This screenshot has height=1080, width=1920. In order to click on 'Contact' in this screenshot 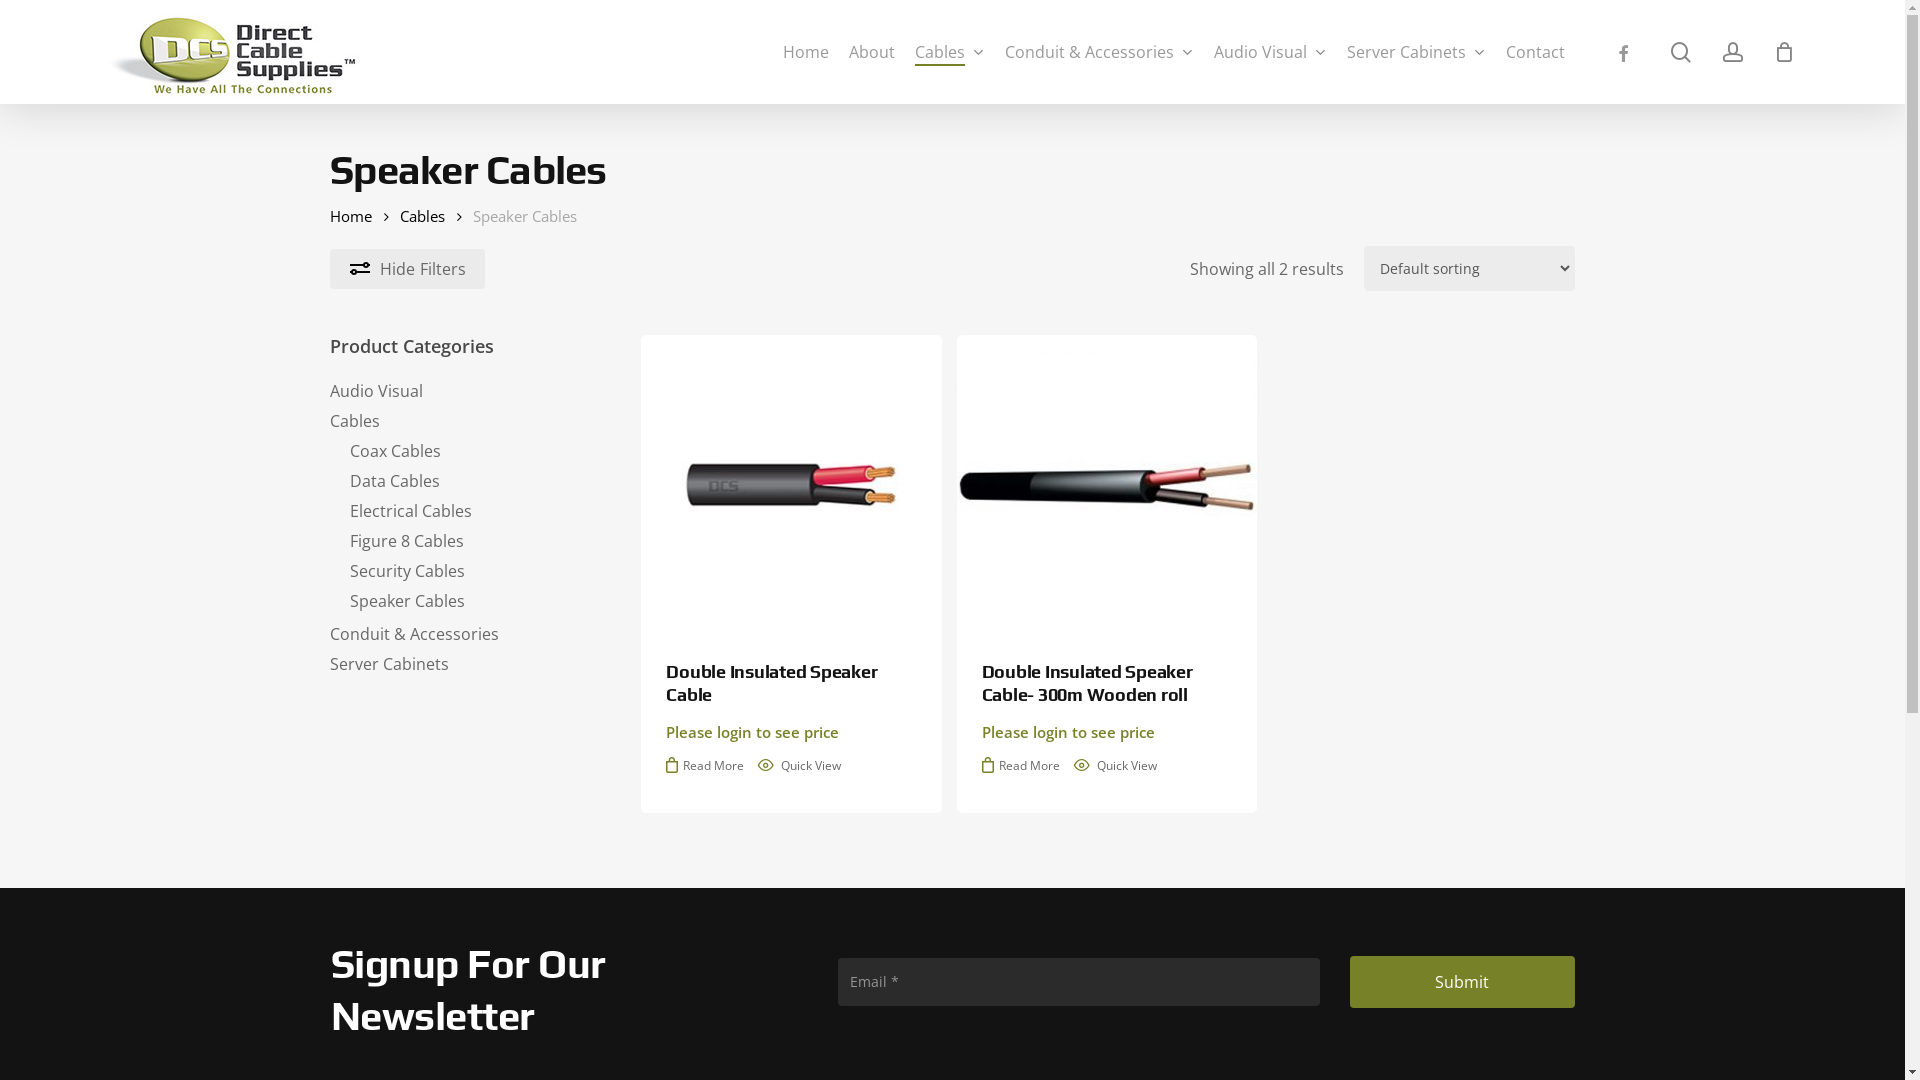, I will do `click(1506, 50)`.